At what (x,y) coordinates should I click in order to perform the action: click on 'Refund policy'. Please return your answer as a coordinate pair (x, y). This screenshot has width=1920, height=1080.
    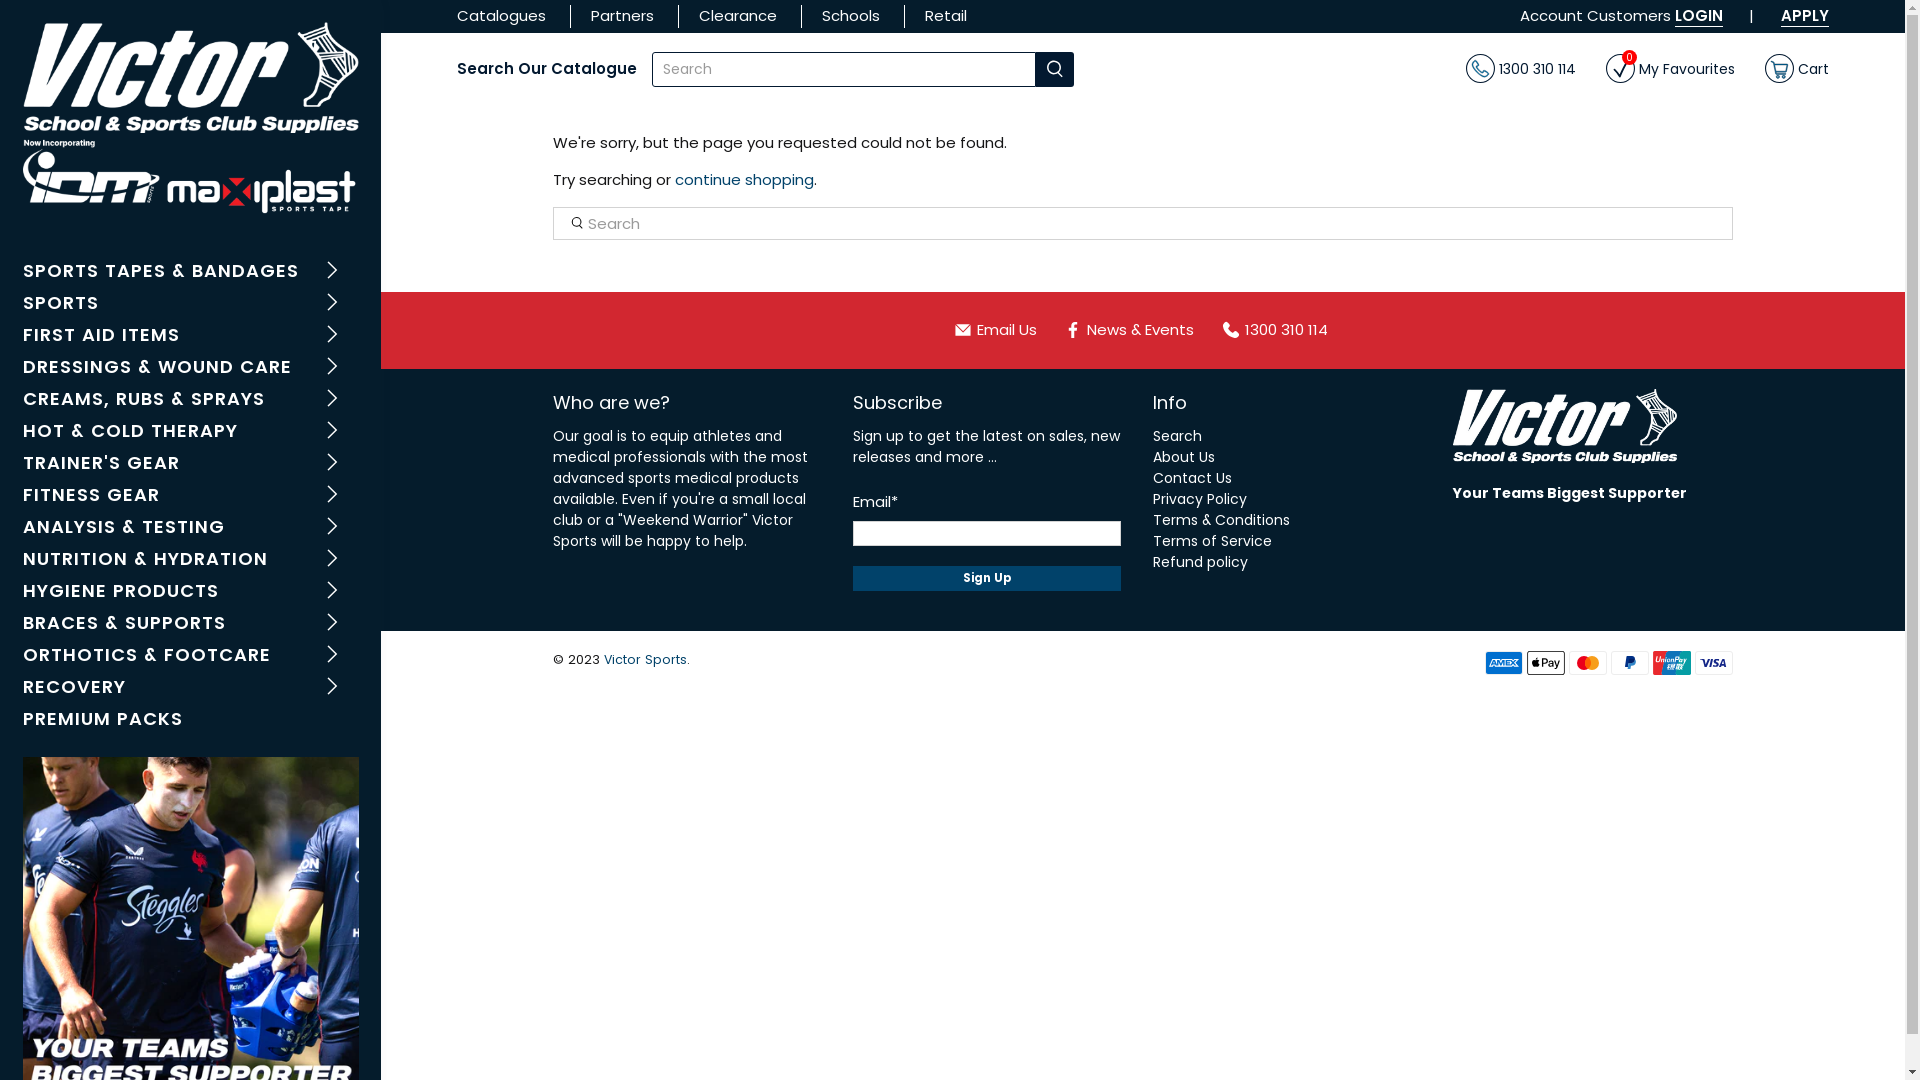
    Looking at the image, I should click on (1200, 562).